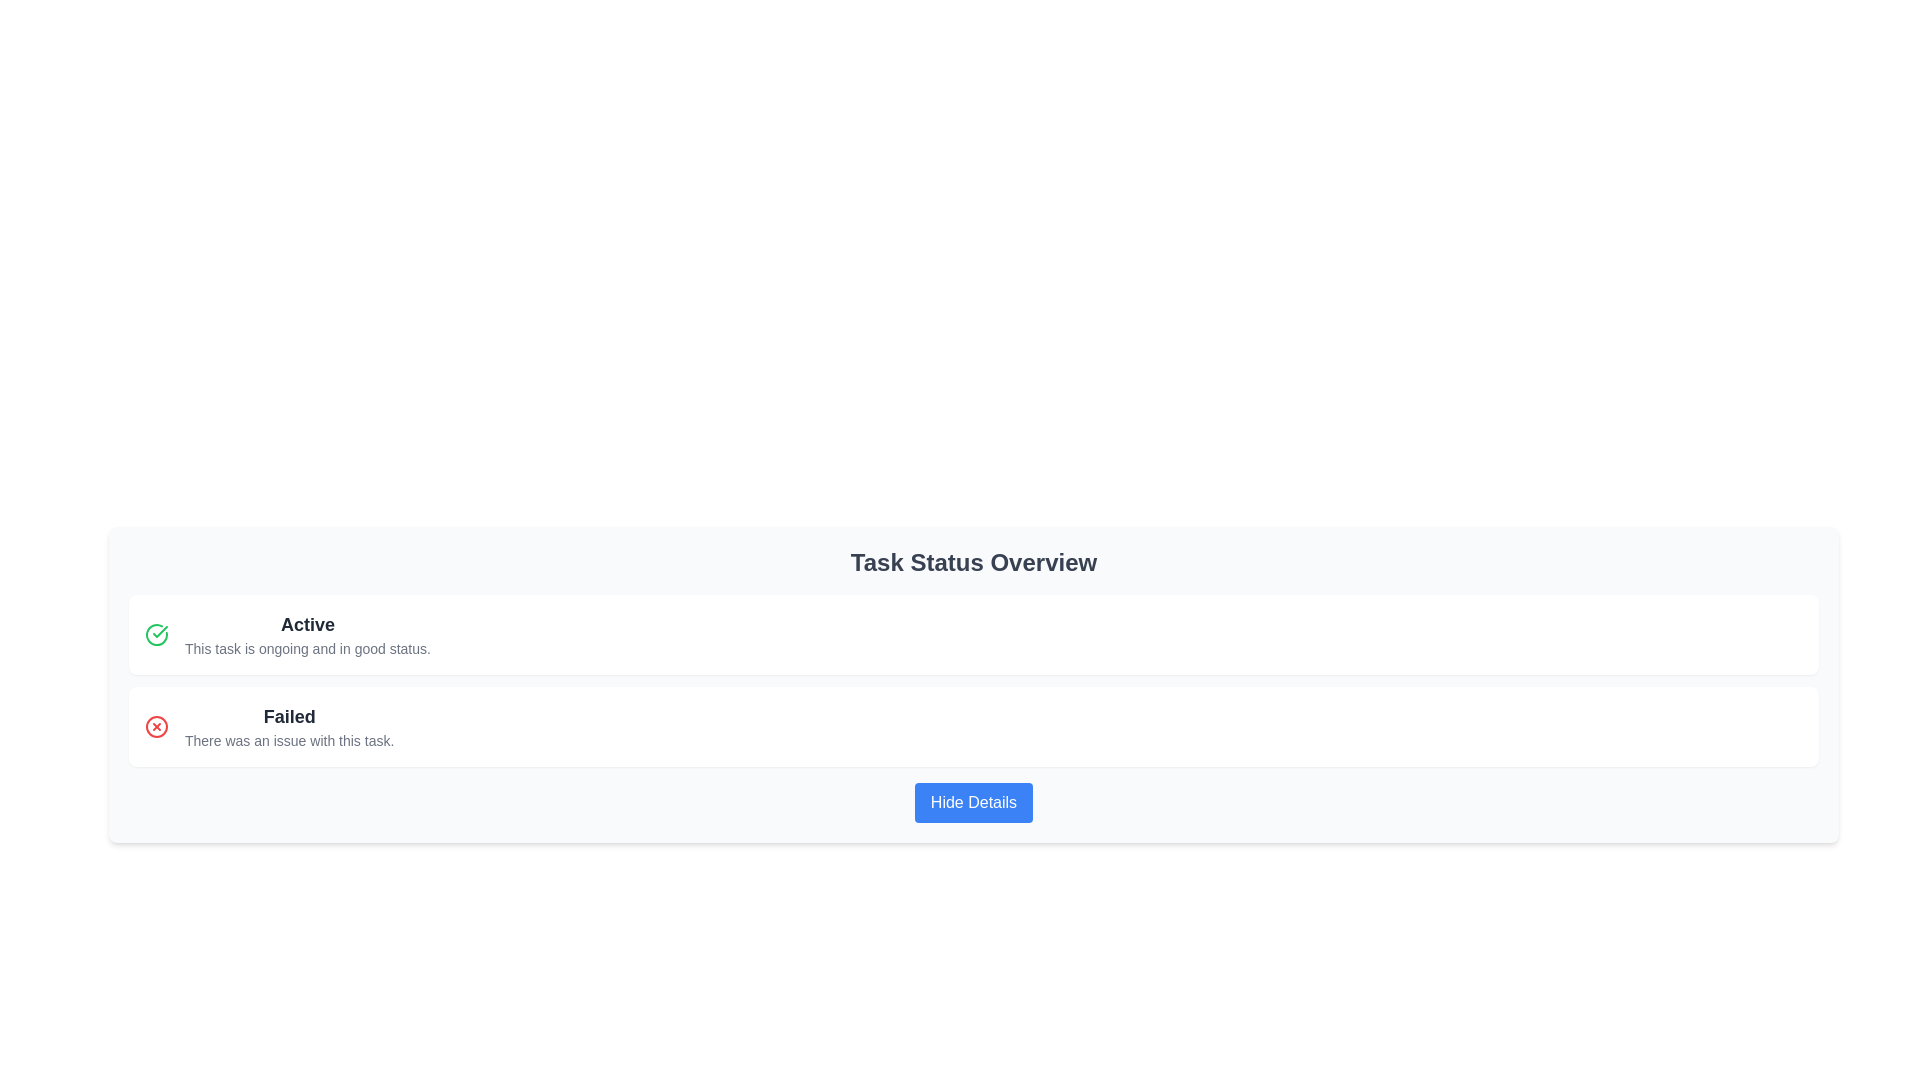  I want to click on the text section displaying 'Failed' and 'There was an issue with this task.' in the second panel of the task status list, so click(288, 726).